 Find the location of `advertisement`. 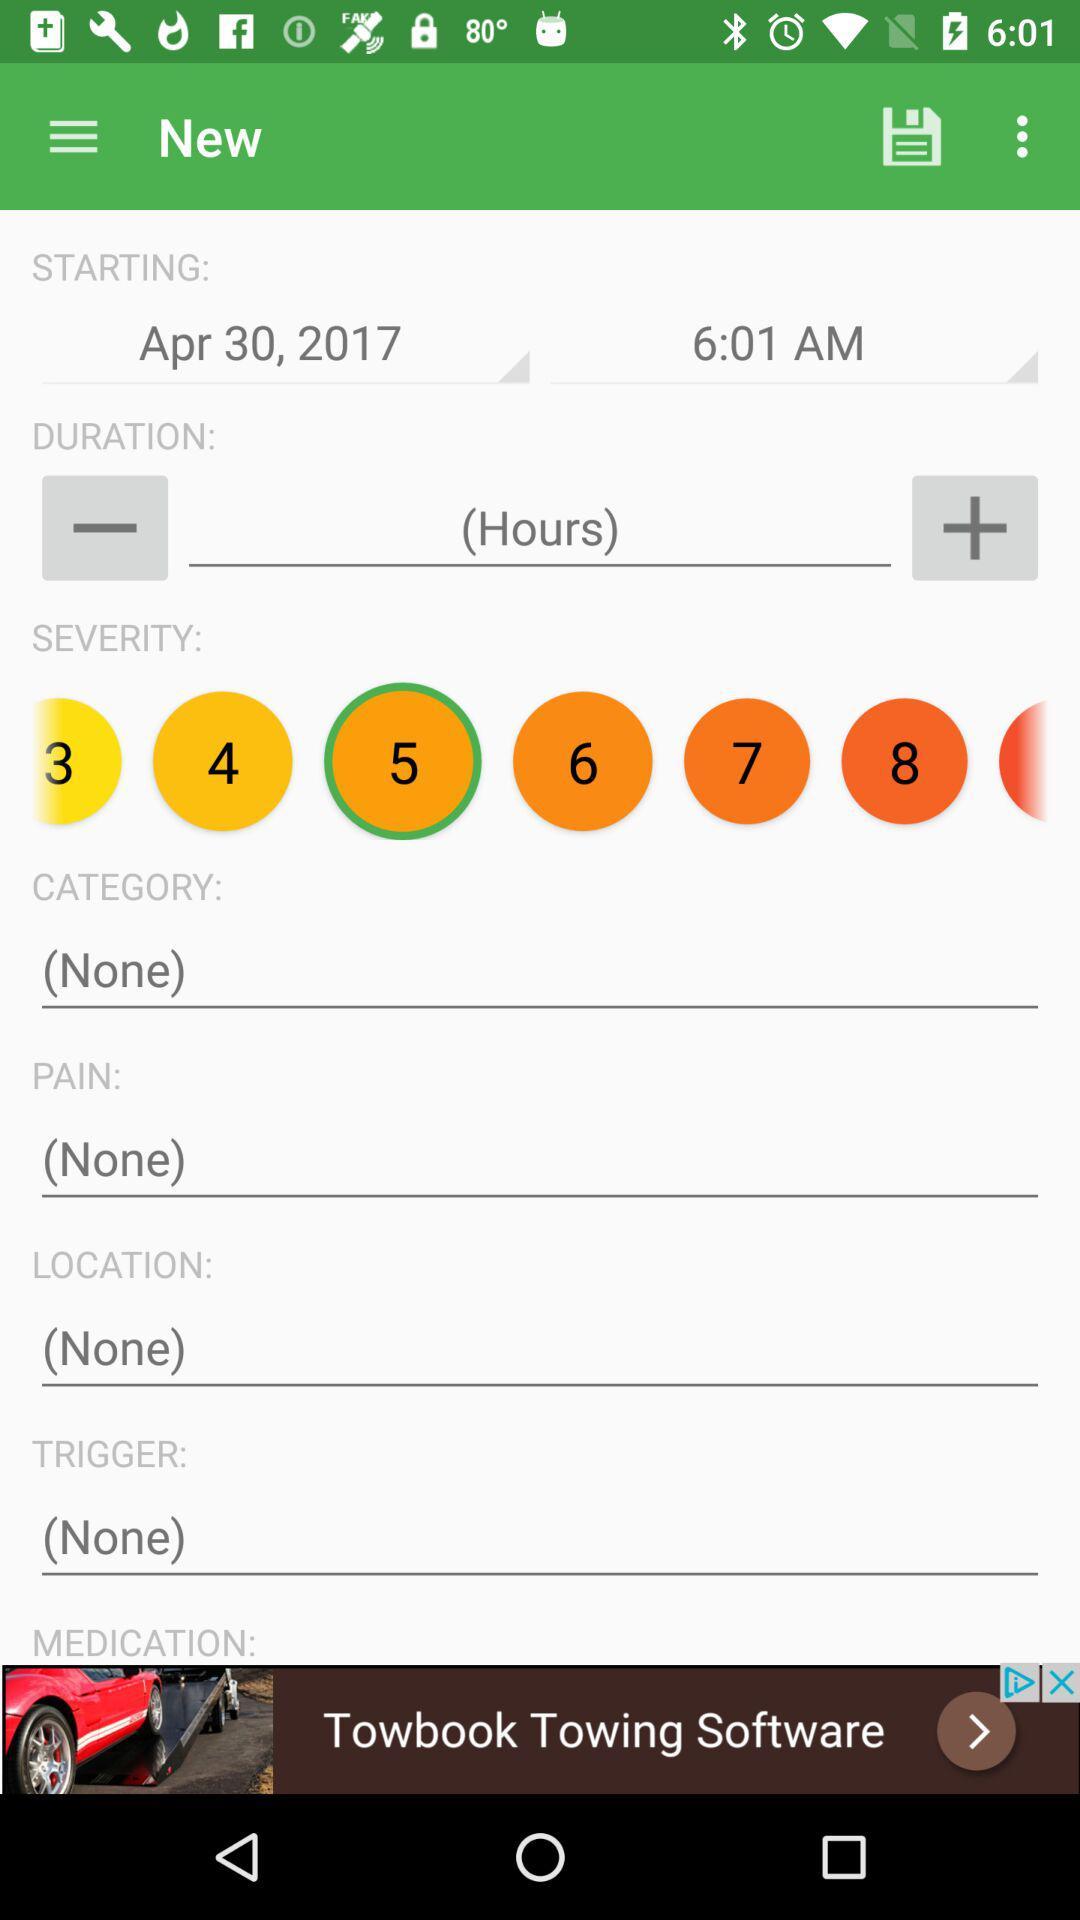

advertisement is located at coordinates (540, 1727).